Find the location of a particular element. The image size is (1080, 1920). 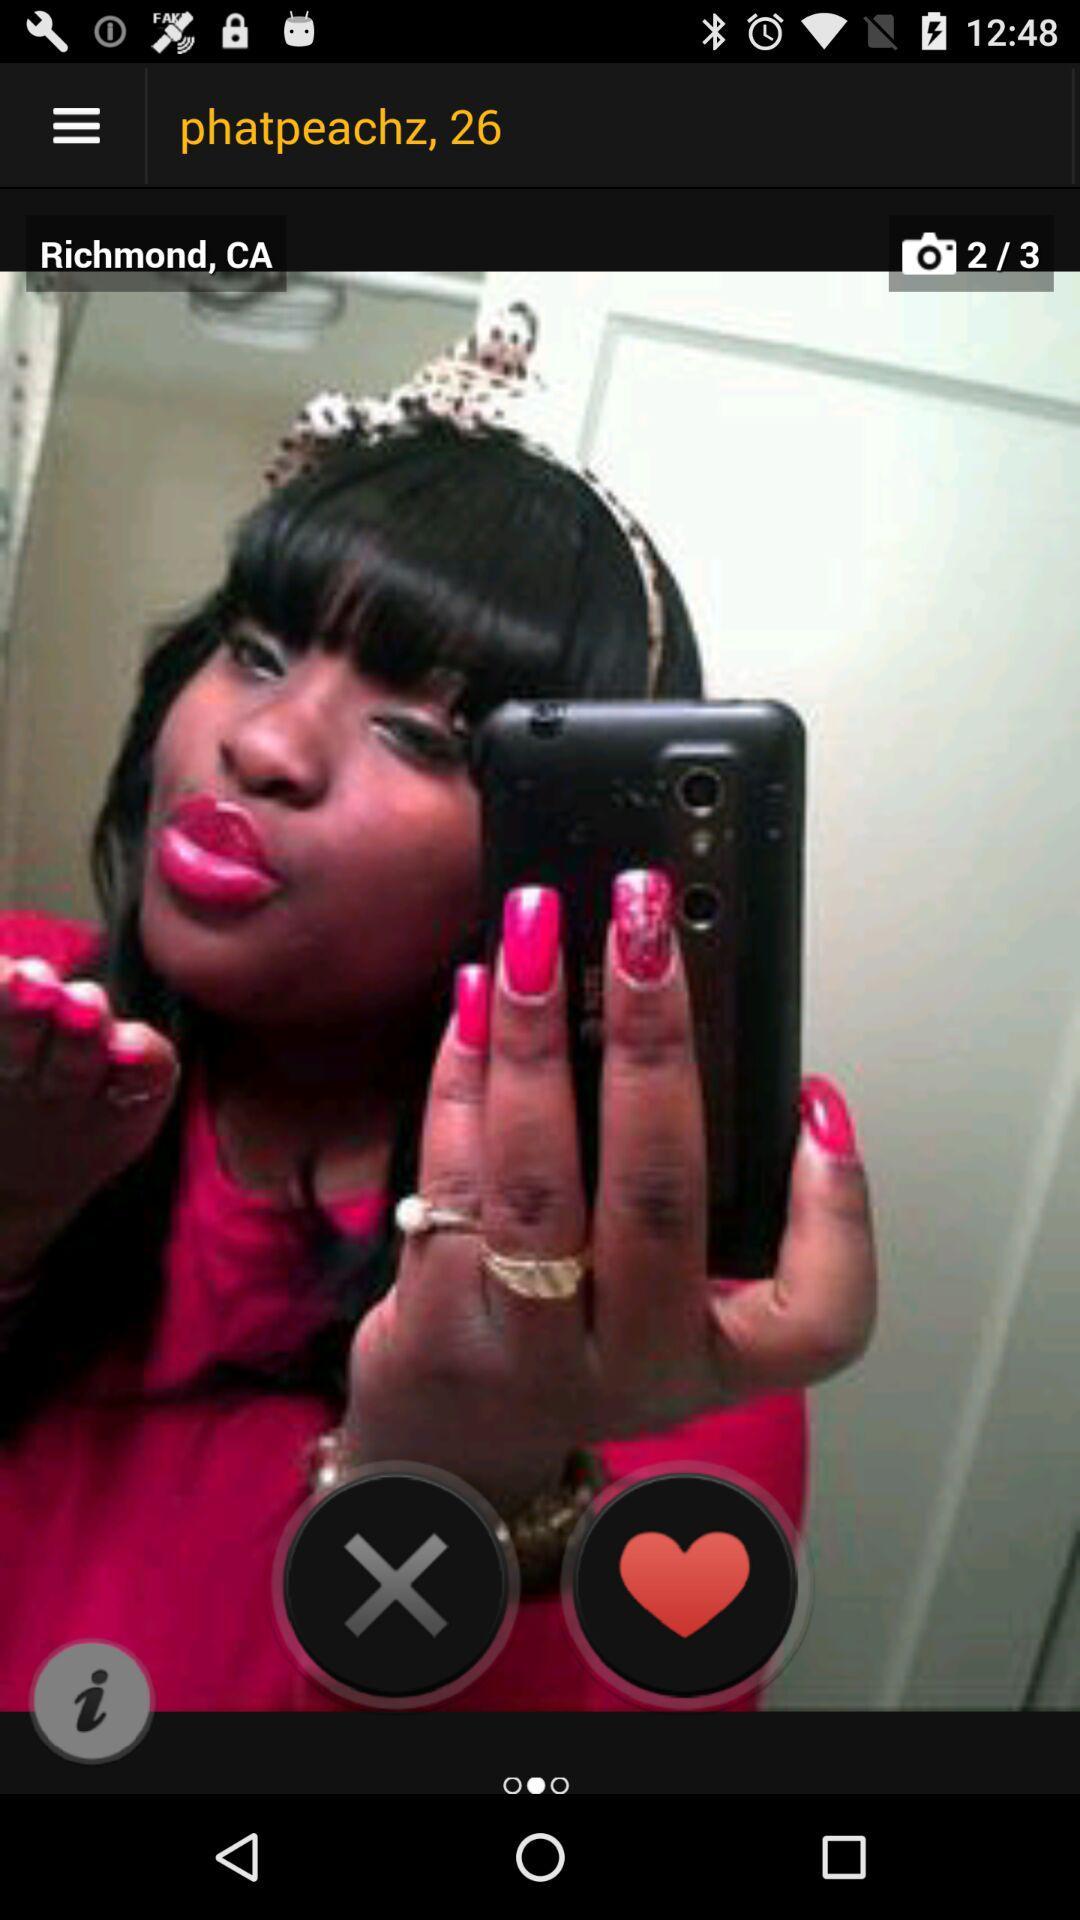

the icon at the bottom left corner is located at coordinates (91, 1701).